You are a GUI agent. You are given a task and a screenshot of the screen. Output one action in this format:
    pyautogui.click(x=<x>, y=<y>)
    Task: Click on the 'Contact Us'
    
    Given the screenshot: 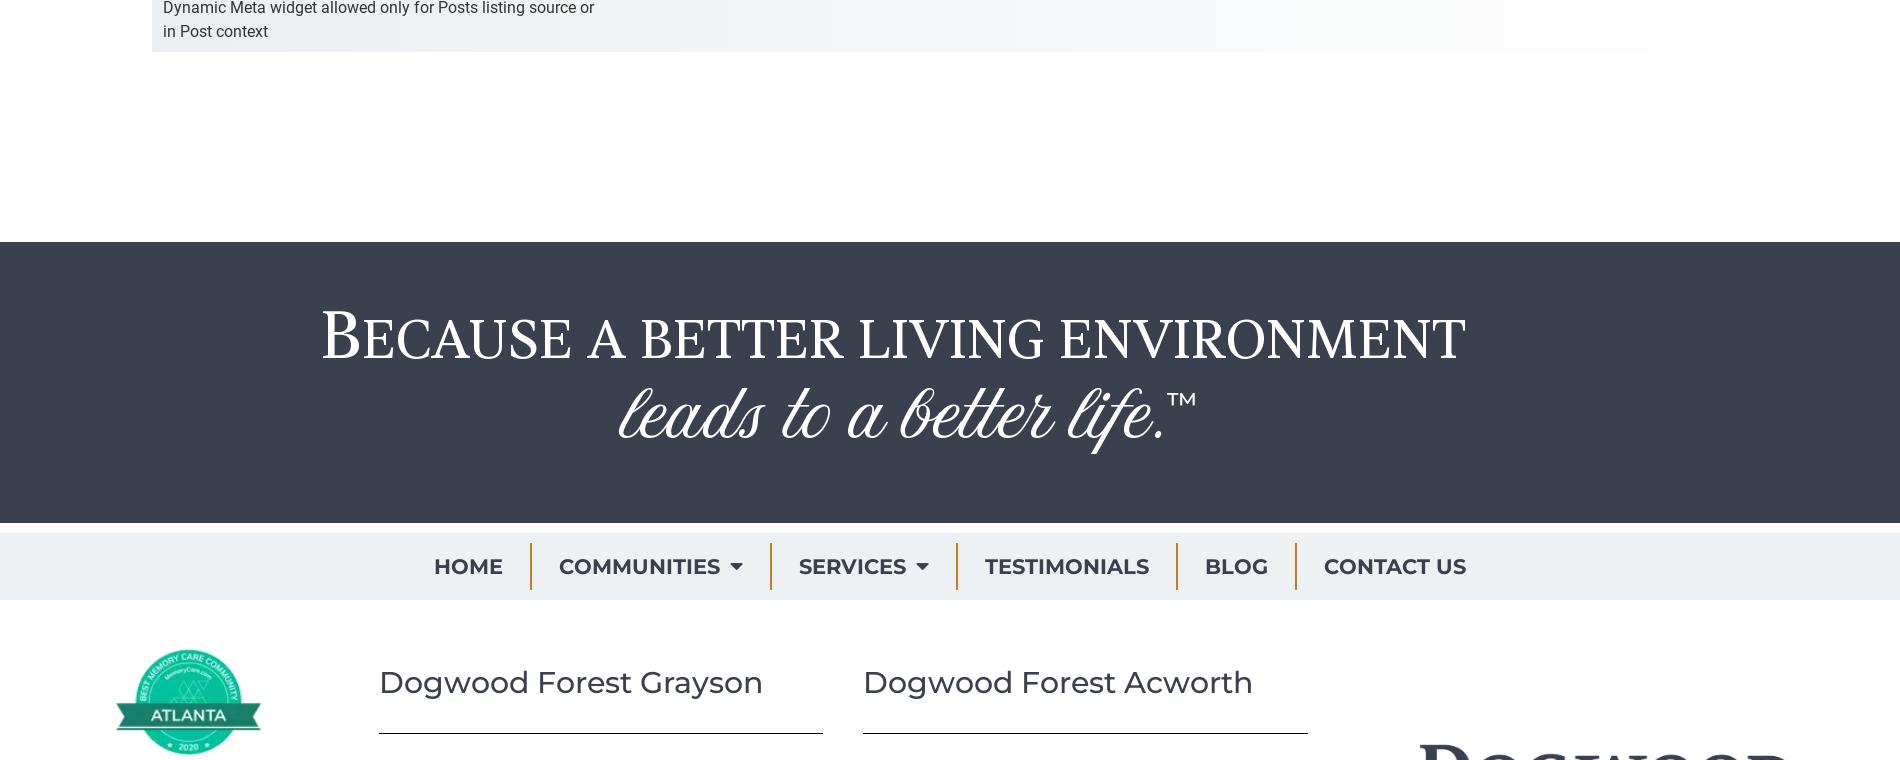 What is the action you would take?
    pyautogui.click(x=1393, y=565)
    